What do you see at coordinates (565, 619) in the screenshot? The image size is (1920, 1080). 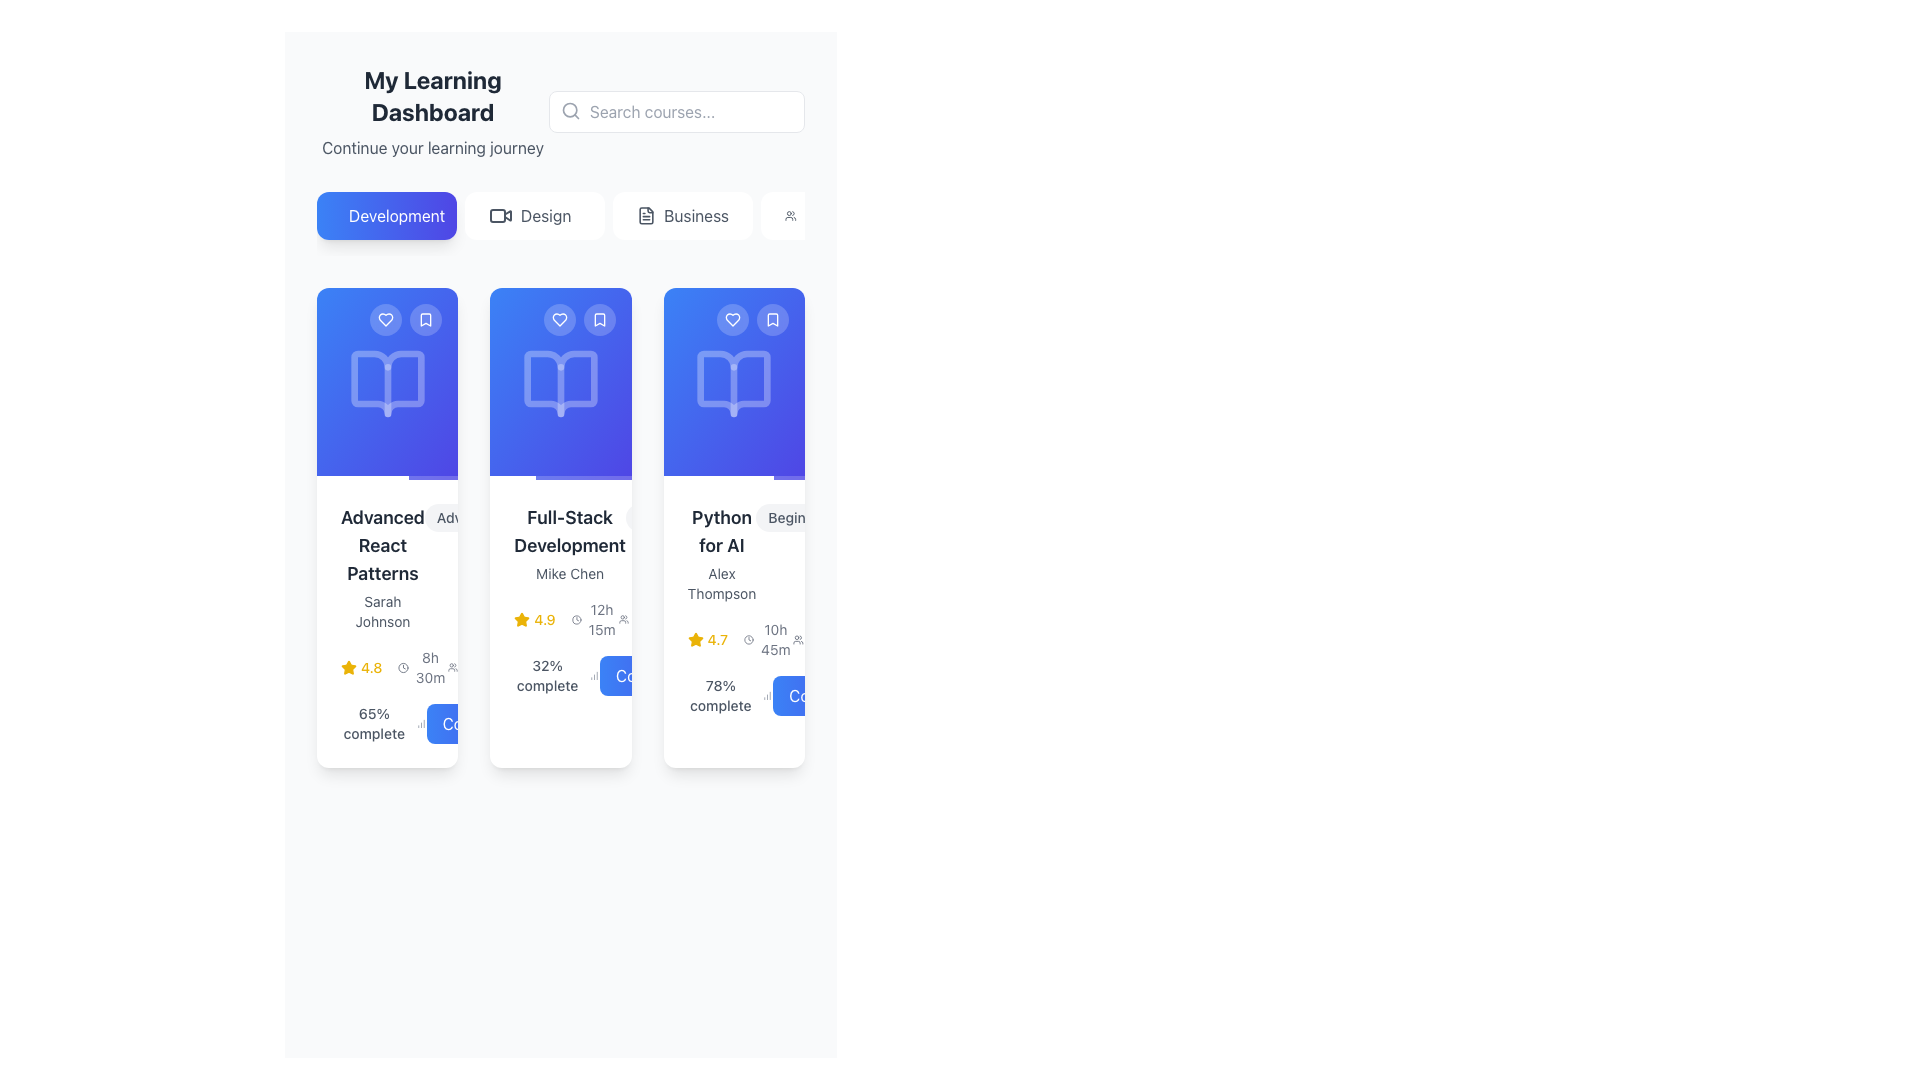 I see `rating '4.9' and the duration '12h 15m' from the Composite text and icon group located in the bottom segment of the 'Full-Stack Development' card` at bounding box center [565, 619].